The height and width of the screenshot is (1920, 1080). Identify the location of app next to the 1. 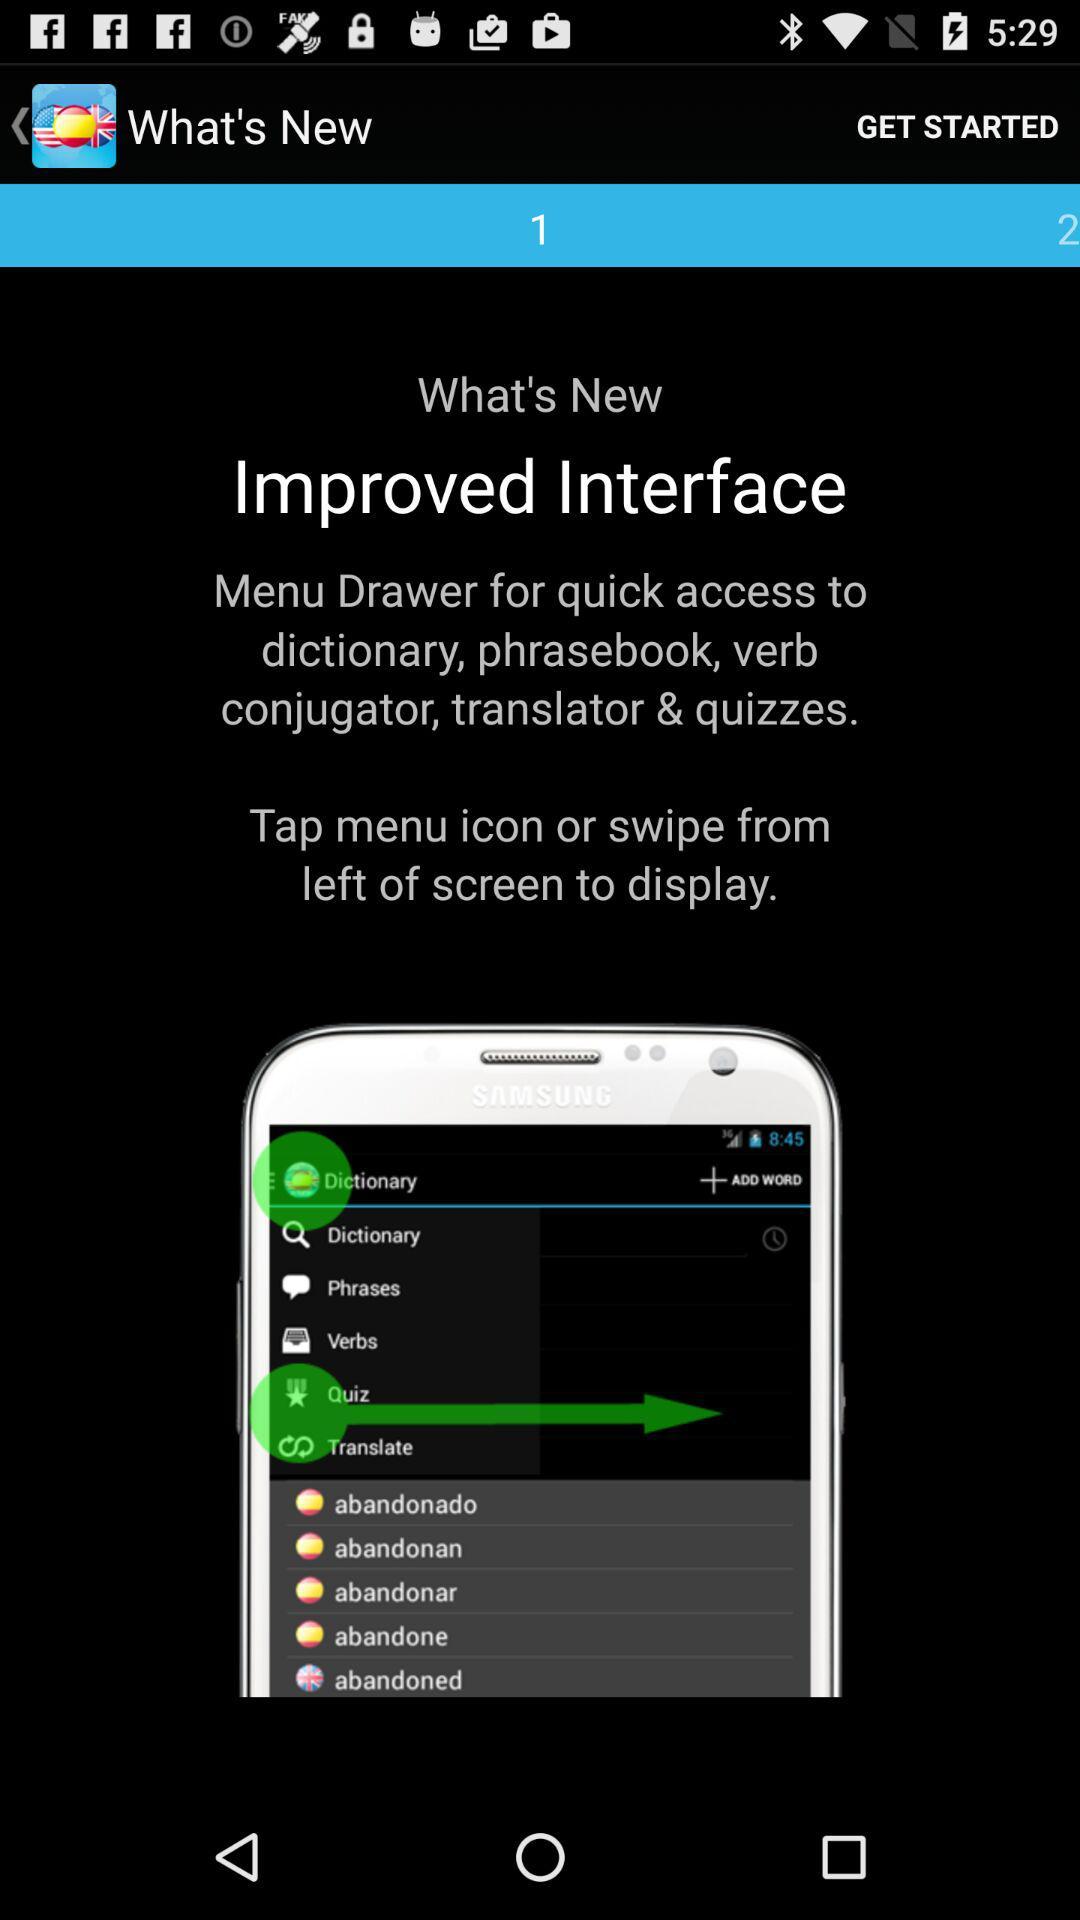
(956, 124).